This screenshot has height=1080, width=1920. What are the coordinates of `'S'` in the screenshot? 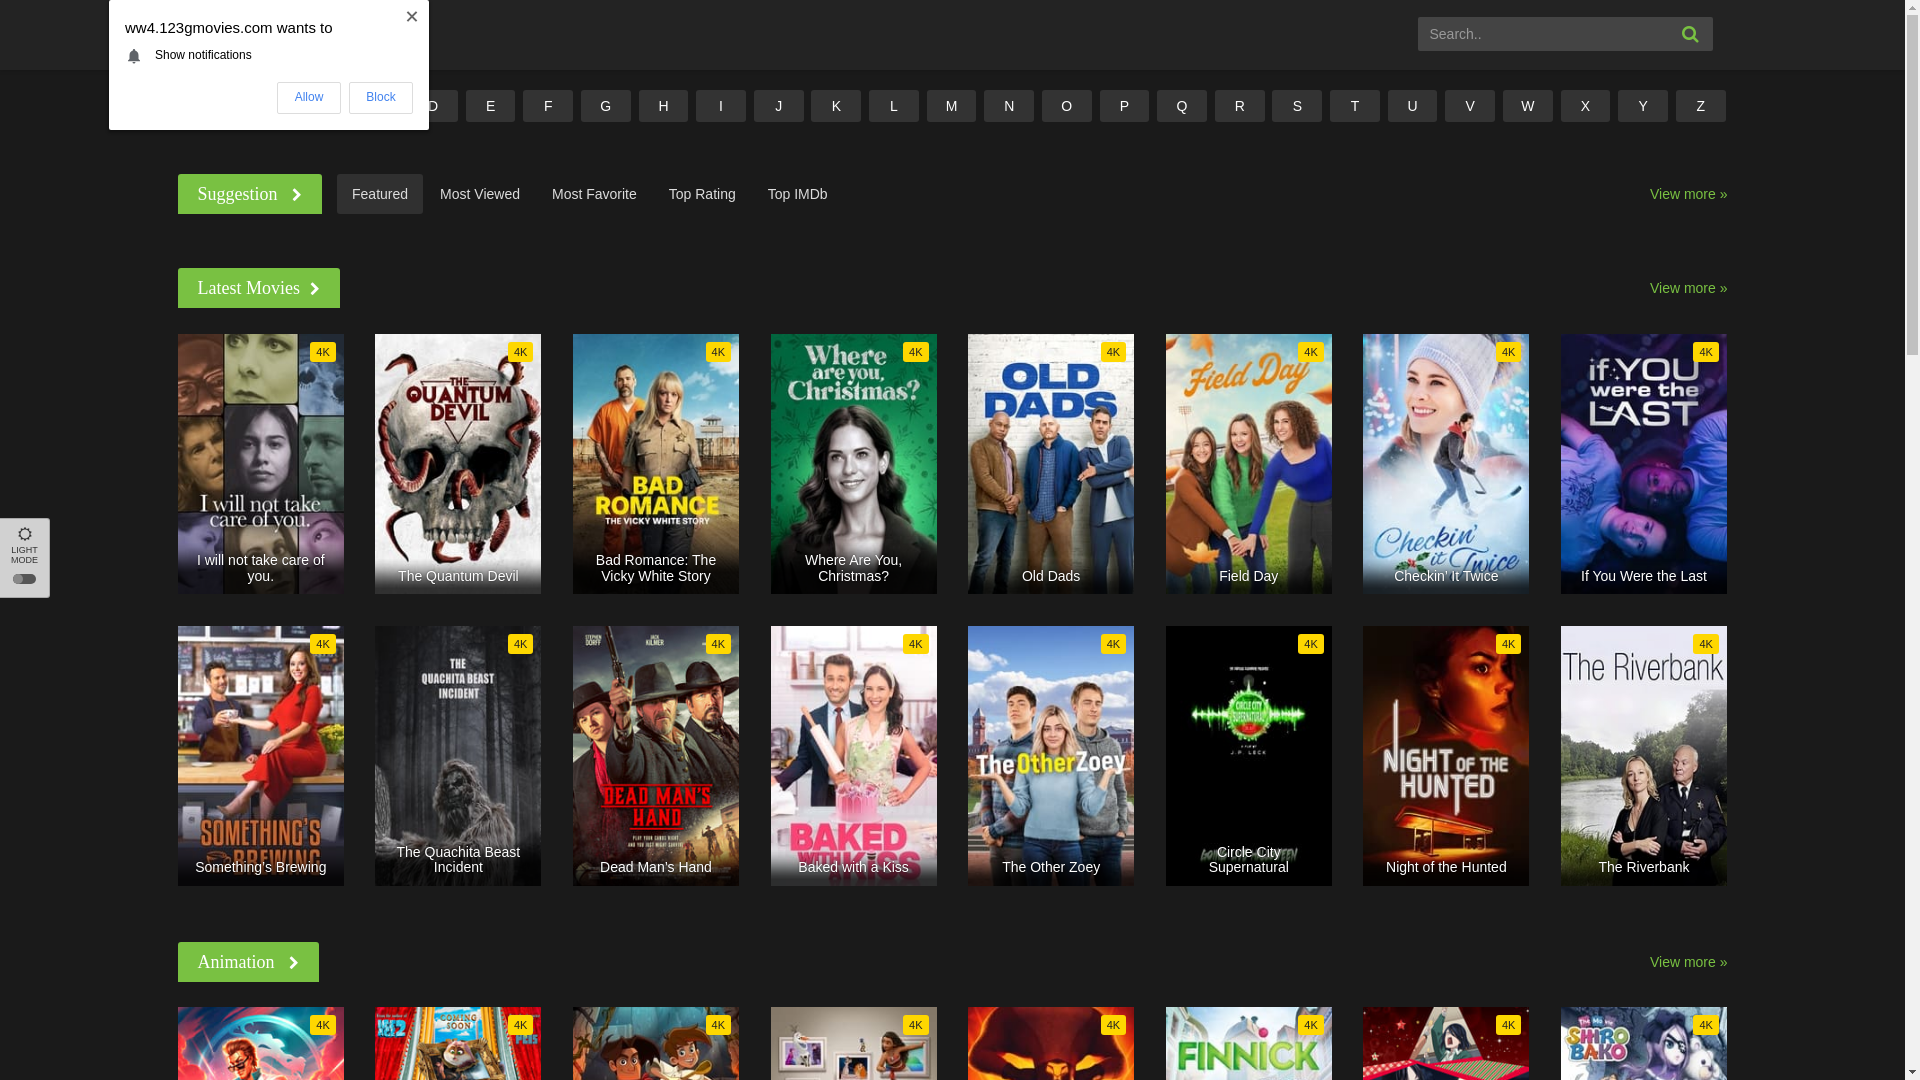 It's located at (1296, 105).